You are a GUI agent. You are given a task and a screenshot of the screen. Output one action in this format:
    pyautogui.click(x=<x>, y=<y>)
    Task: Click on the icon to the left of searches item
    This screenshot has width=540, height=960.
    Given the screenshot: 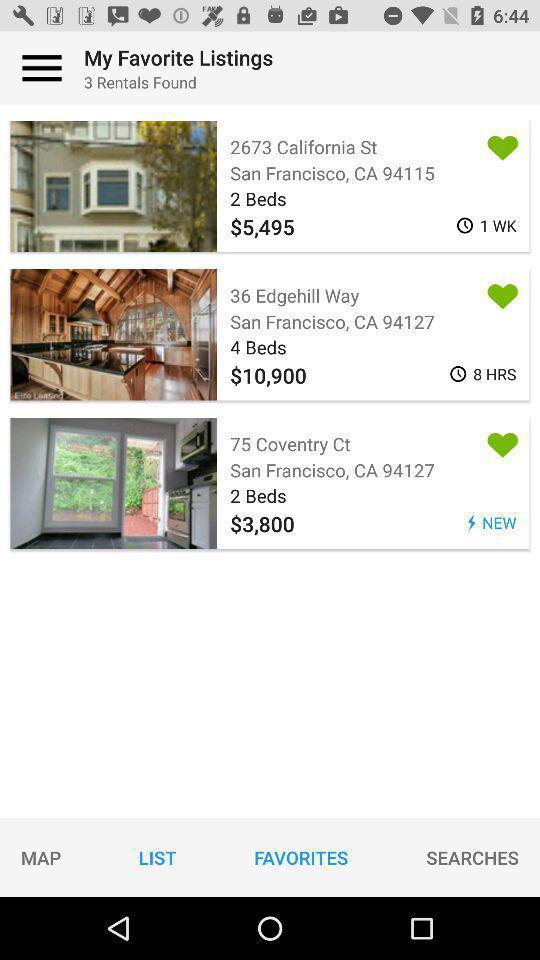 What is the action you would take?
    pyautogui.click(x=300, y=856)
    